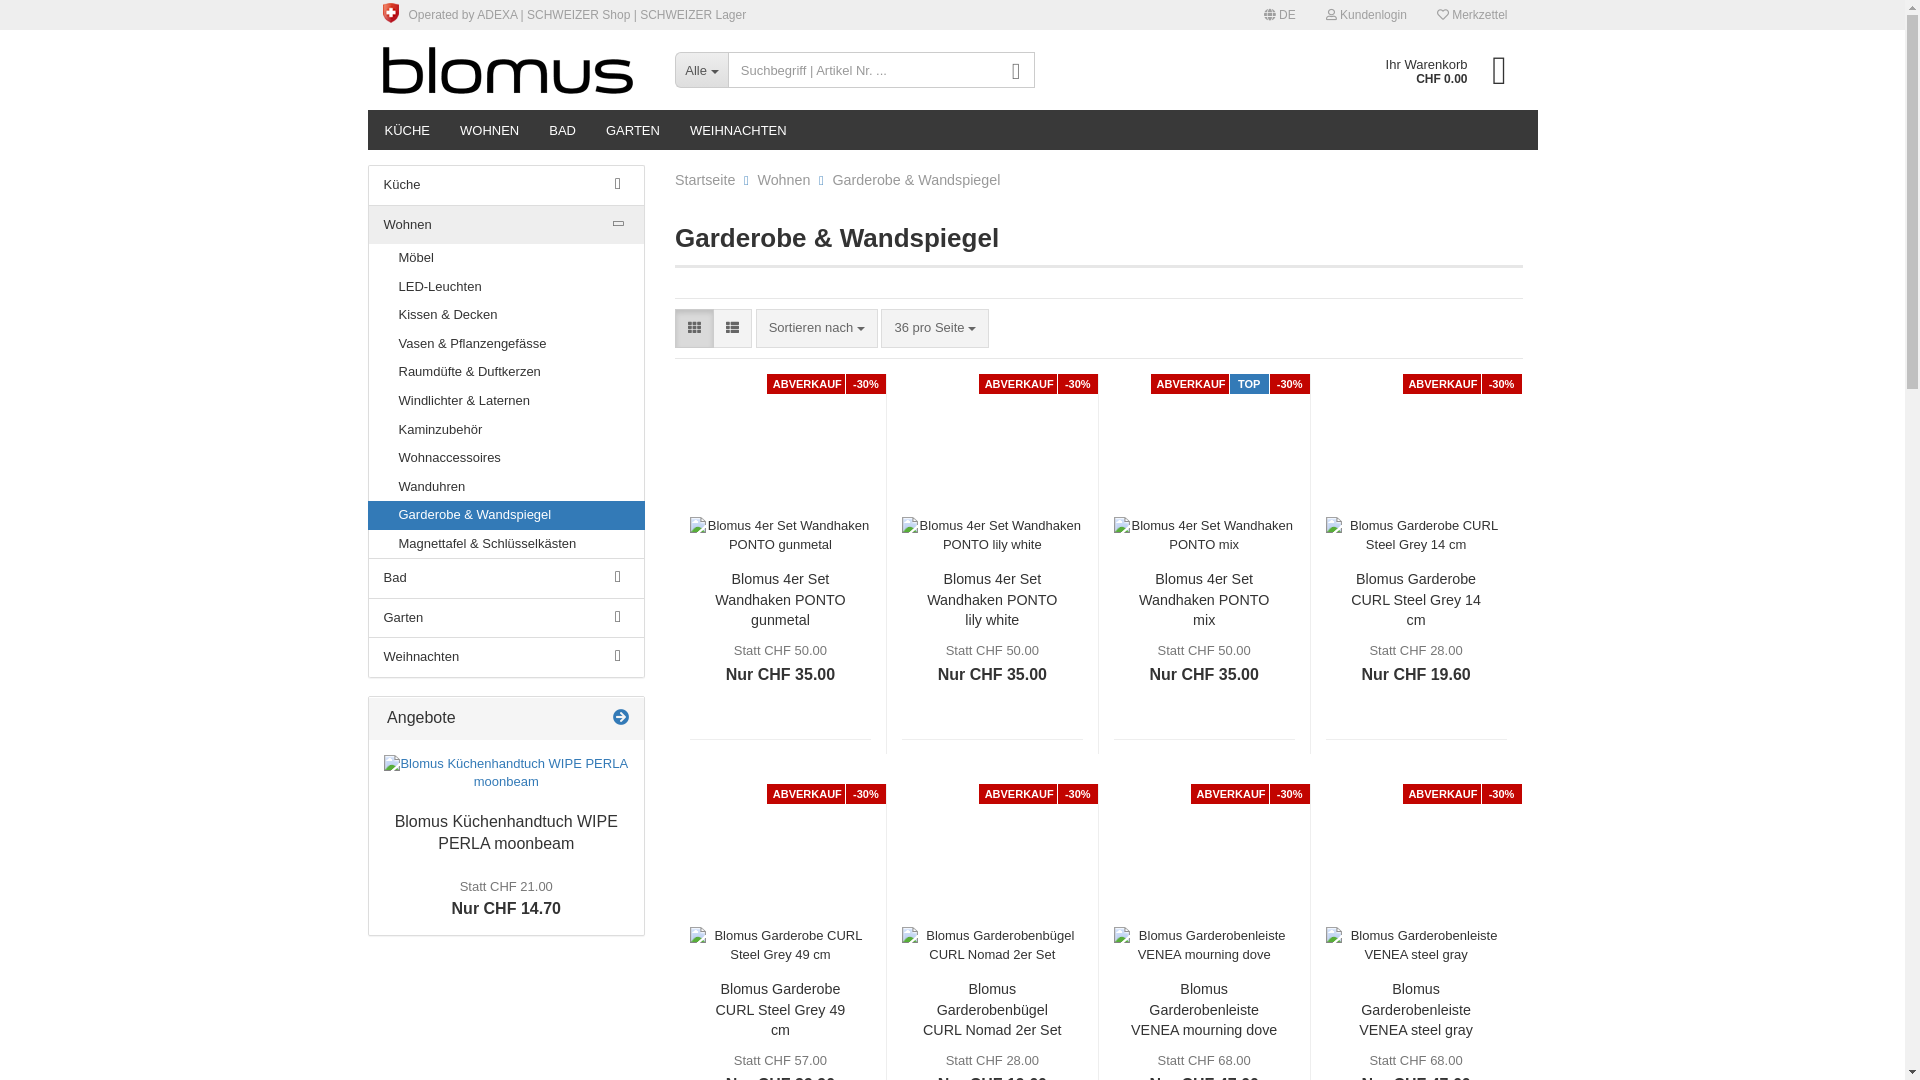 The image size is (1920, 1080). I want to click on 'Startseite', so click(705, 180).